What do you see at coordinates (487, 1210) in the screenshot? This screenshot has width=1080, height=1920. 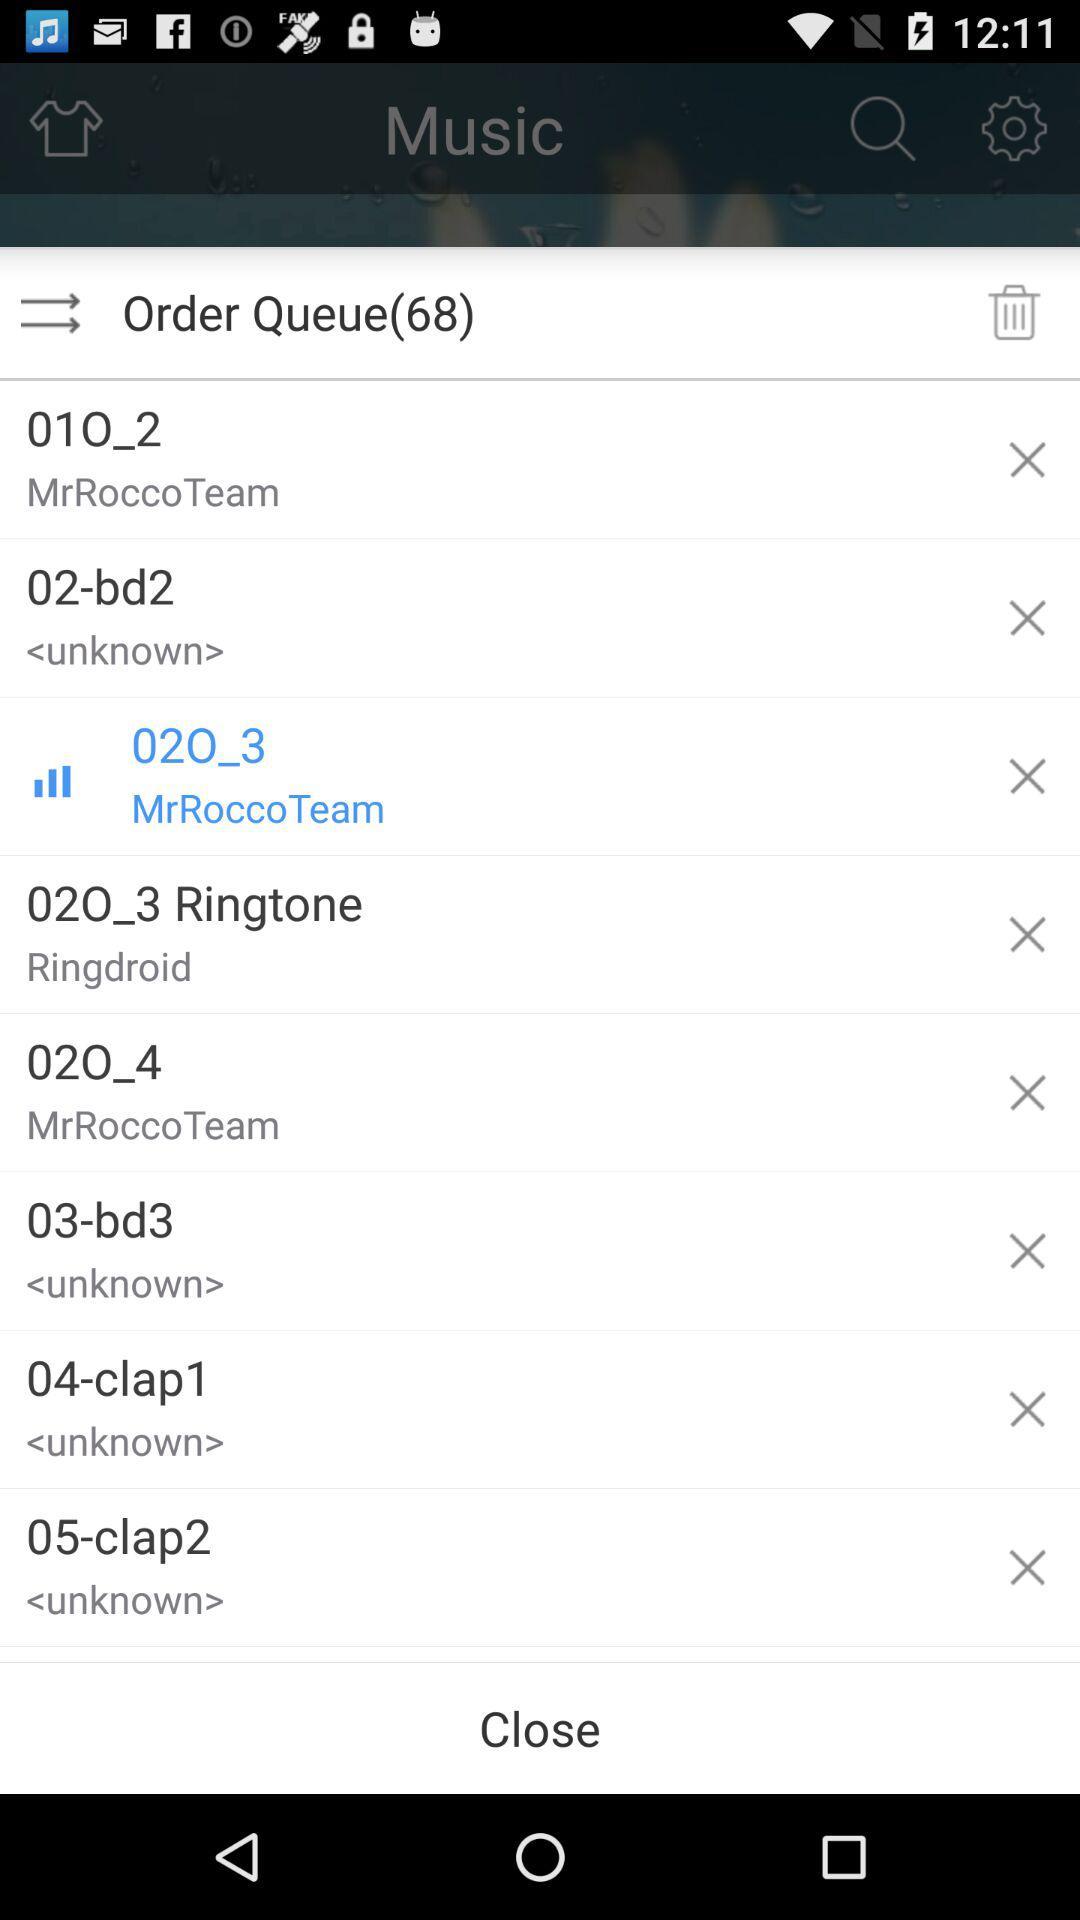 I see `the 03-bd3 item` at bounding box center [487, 1210].